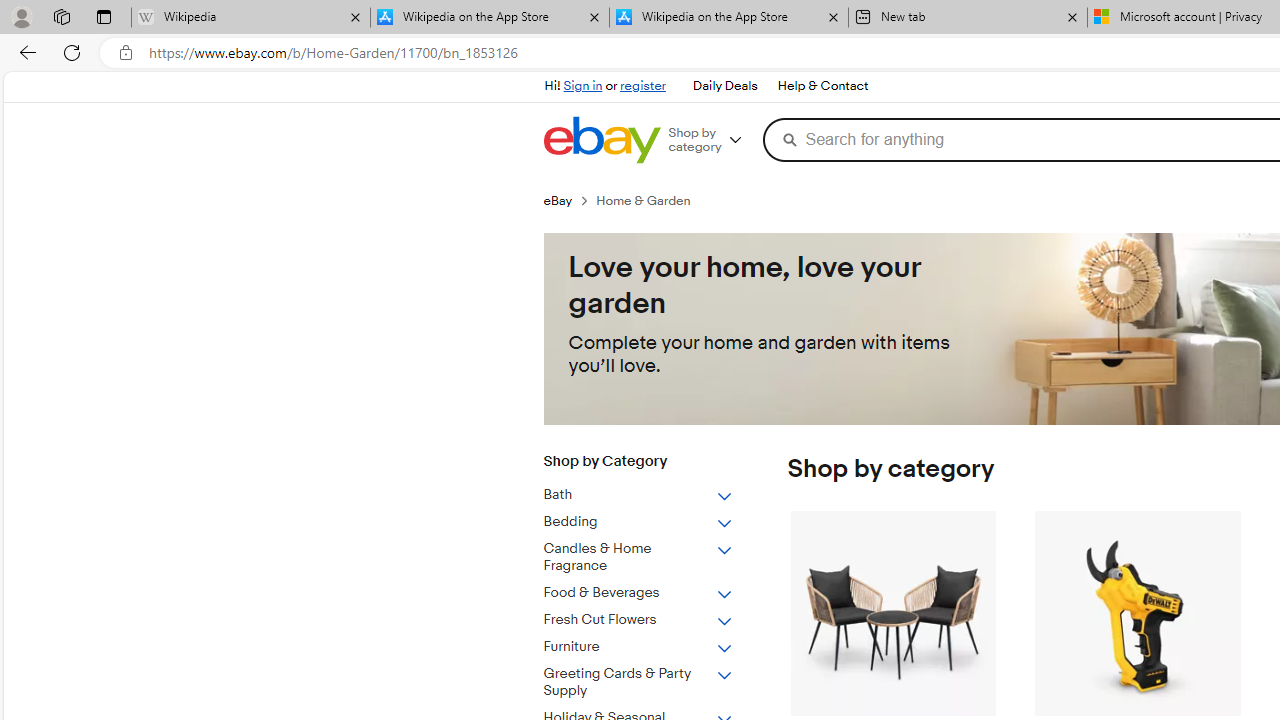 The image size is (1280, 720). What do you see at coordinates (568, 200) in the screenshot?
I see `'eBay'` at bounding box center [568, 200].